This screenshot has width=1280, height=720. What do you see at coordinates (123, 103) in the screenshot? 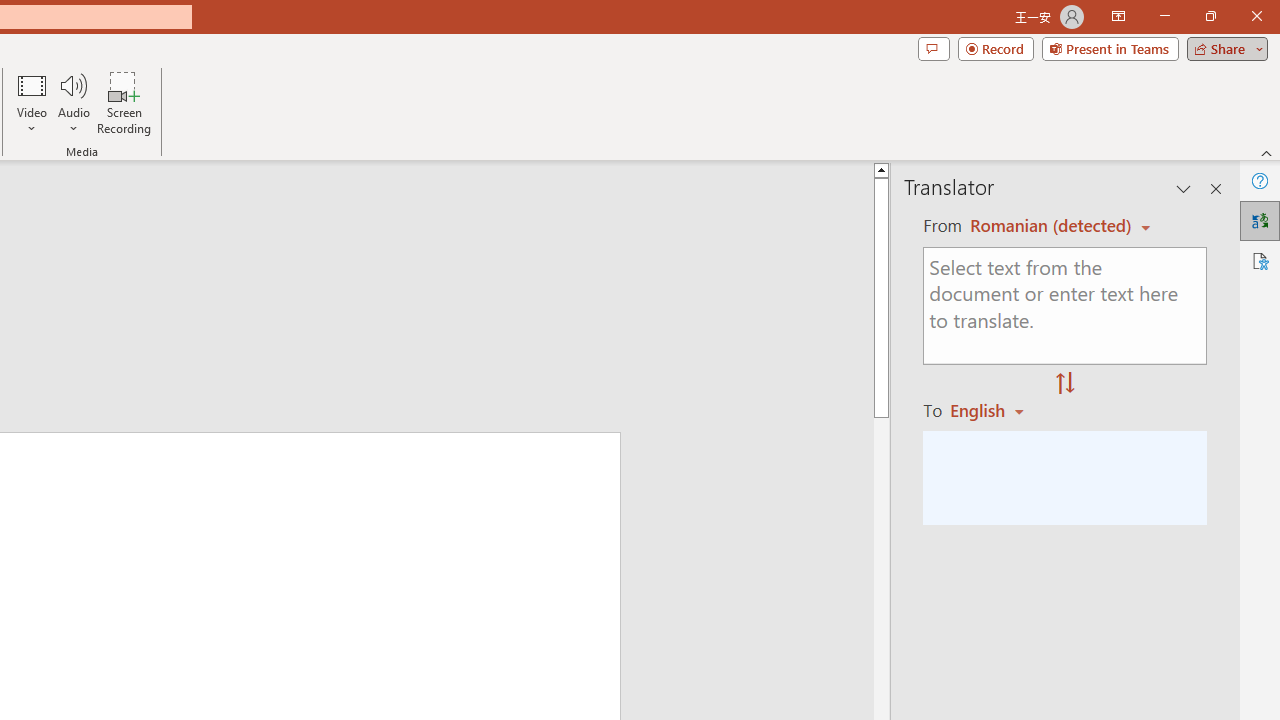
I see `'Screen Recording...'` at bounding box center [123, 103].